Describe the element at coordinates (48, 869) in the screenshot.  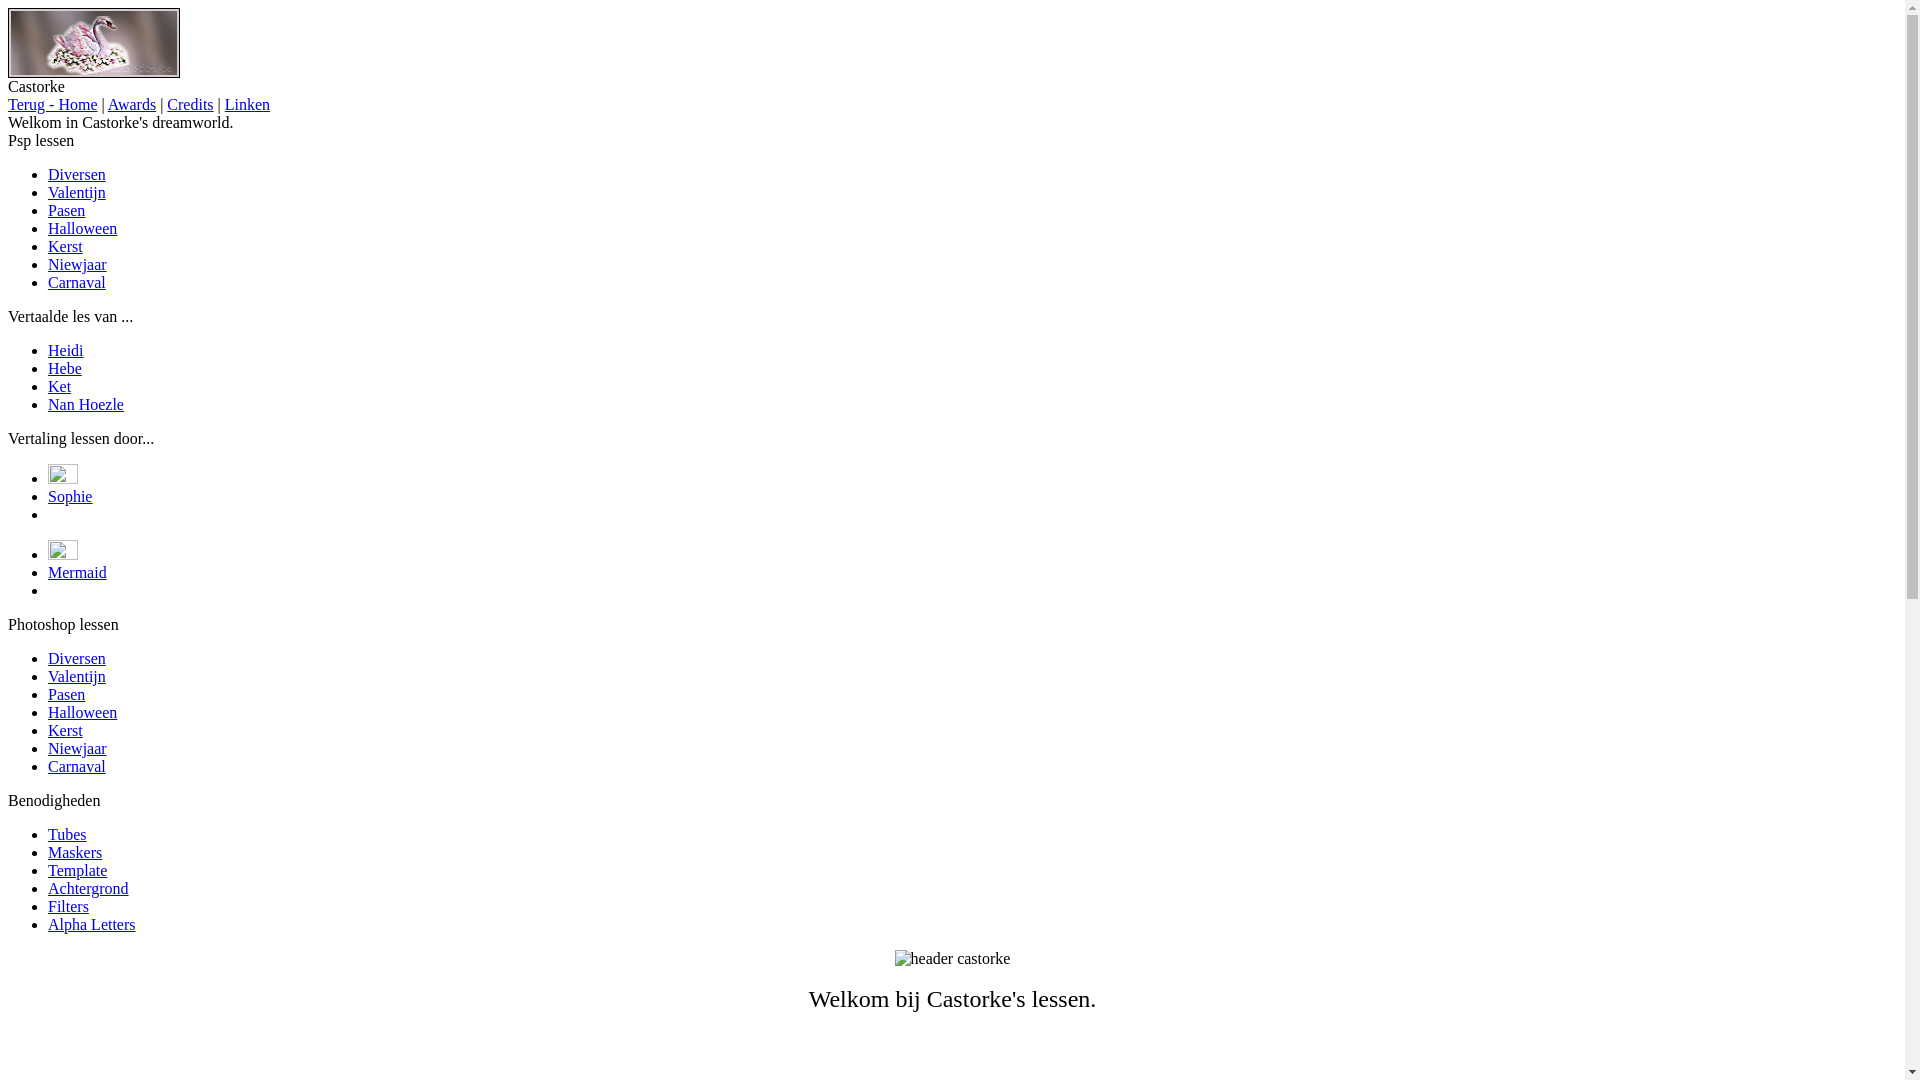
I see `'Template'` at that location.